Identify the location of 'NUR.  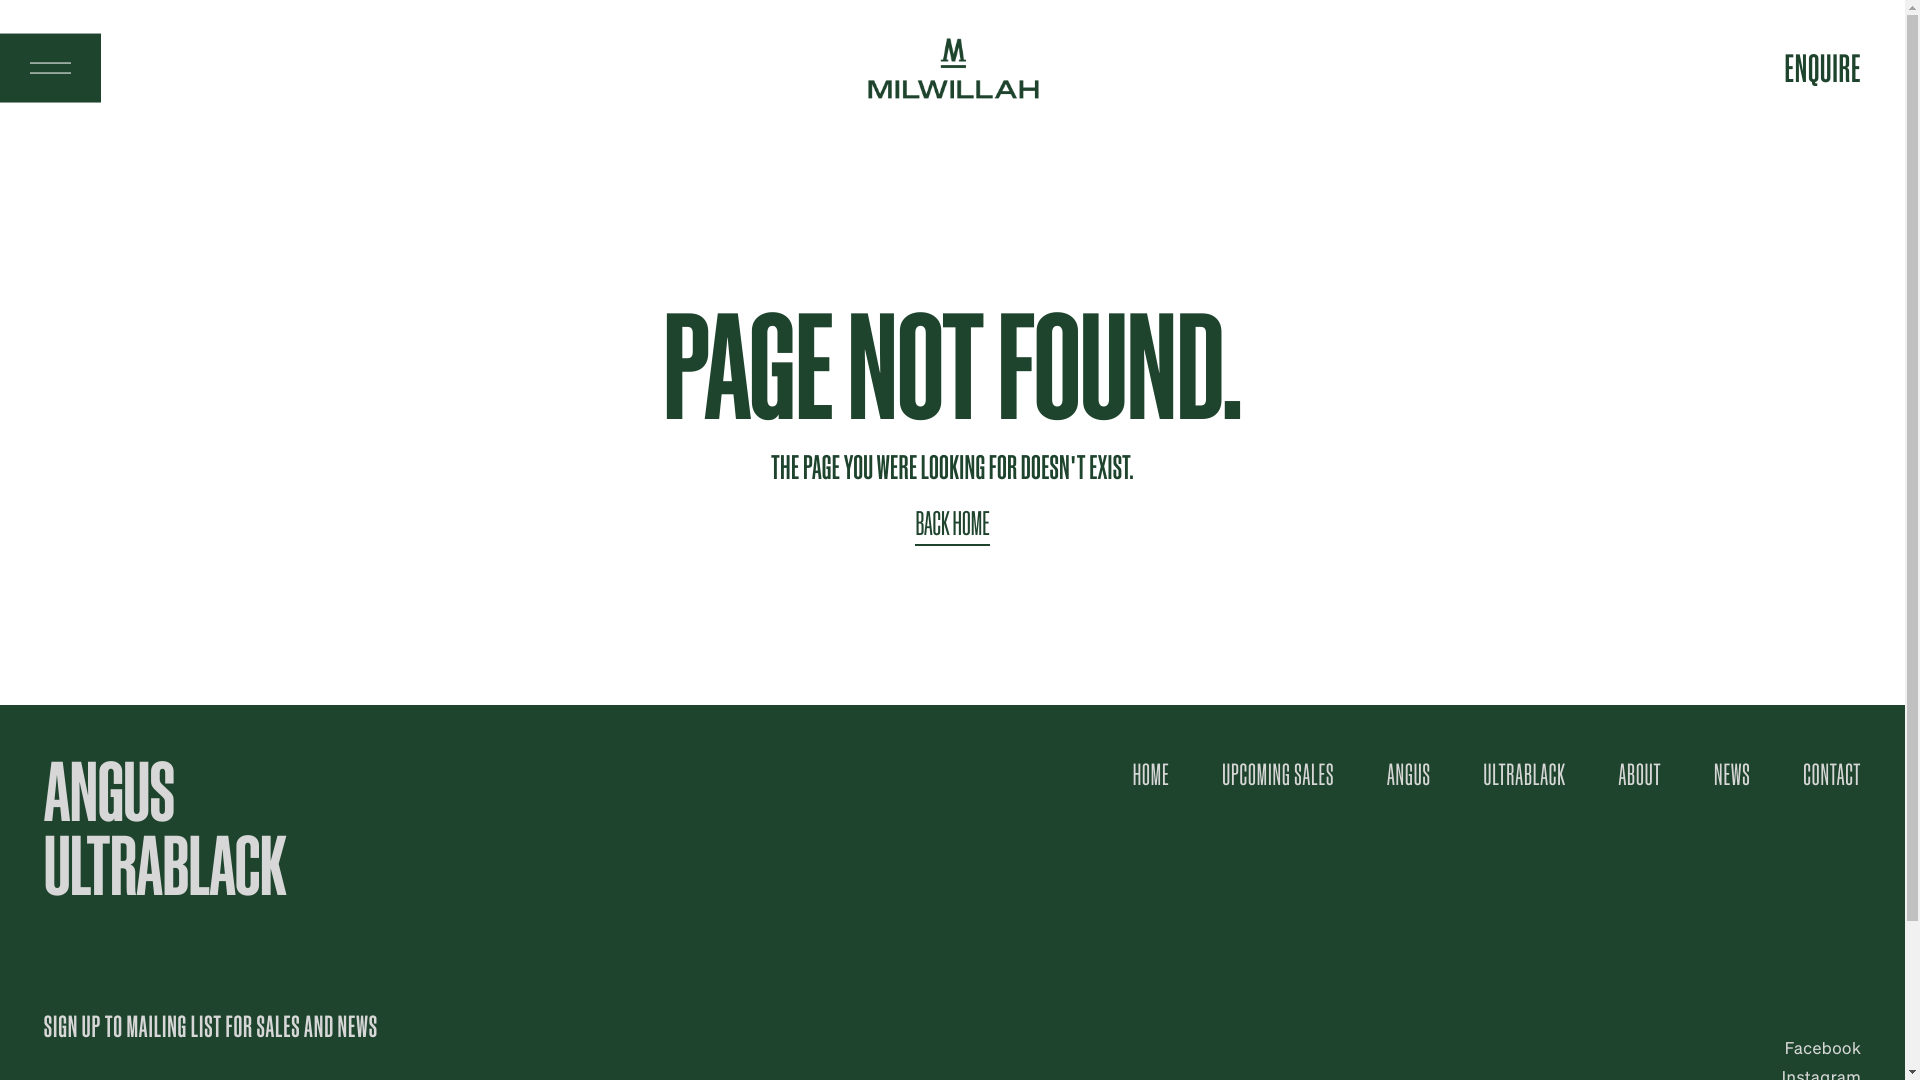
(1822, 67).